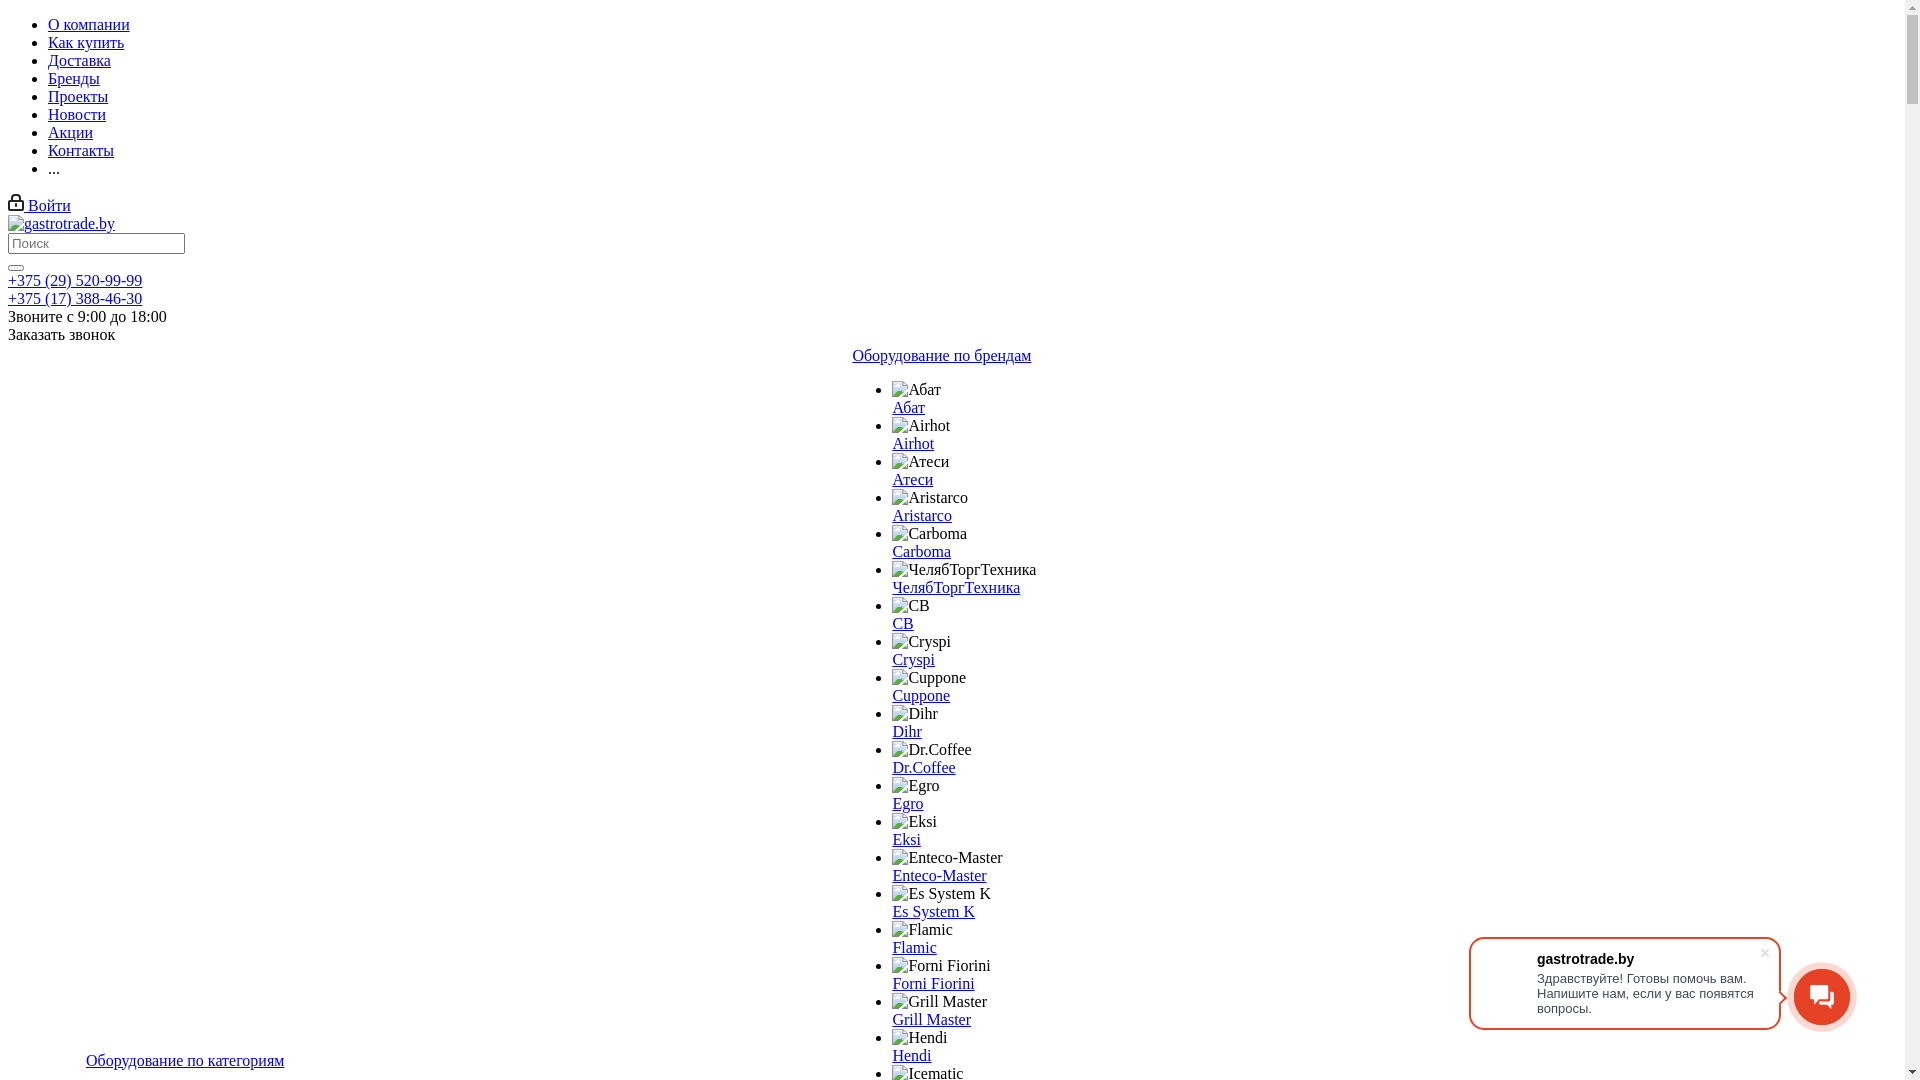  What do you see at coordinates (931, 982) in the screenshot?
I see `'Forni Fiorini'` at bounding box center [931, 982].